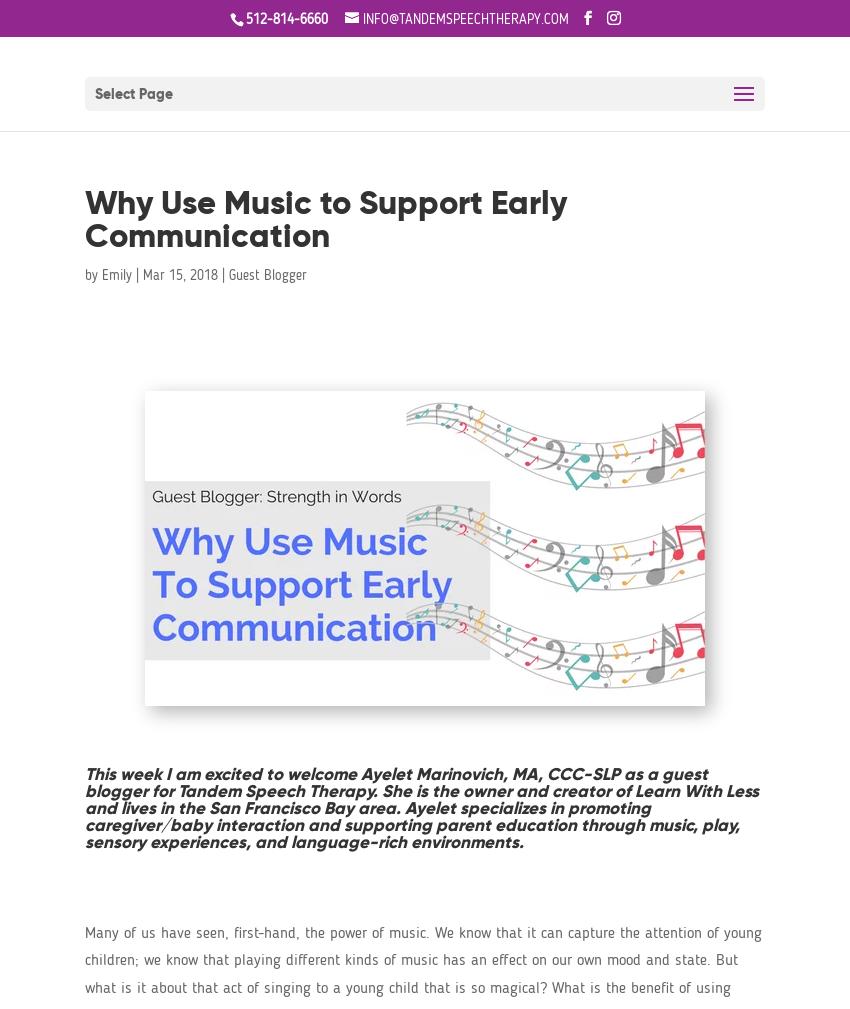 This screenshot has width=850, height=1009. Describe the element at coordinates (464, 17) in the screenshot. I see `'info@tandemspeechtherapy.com'` at that location.